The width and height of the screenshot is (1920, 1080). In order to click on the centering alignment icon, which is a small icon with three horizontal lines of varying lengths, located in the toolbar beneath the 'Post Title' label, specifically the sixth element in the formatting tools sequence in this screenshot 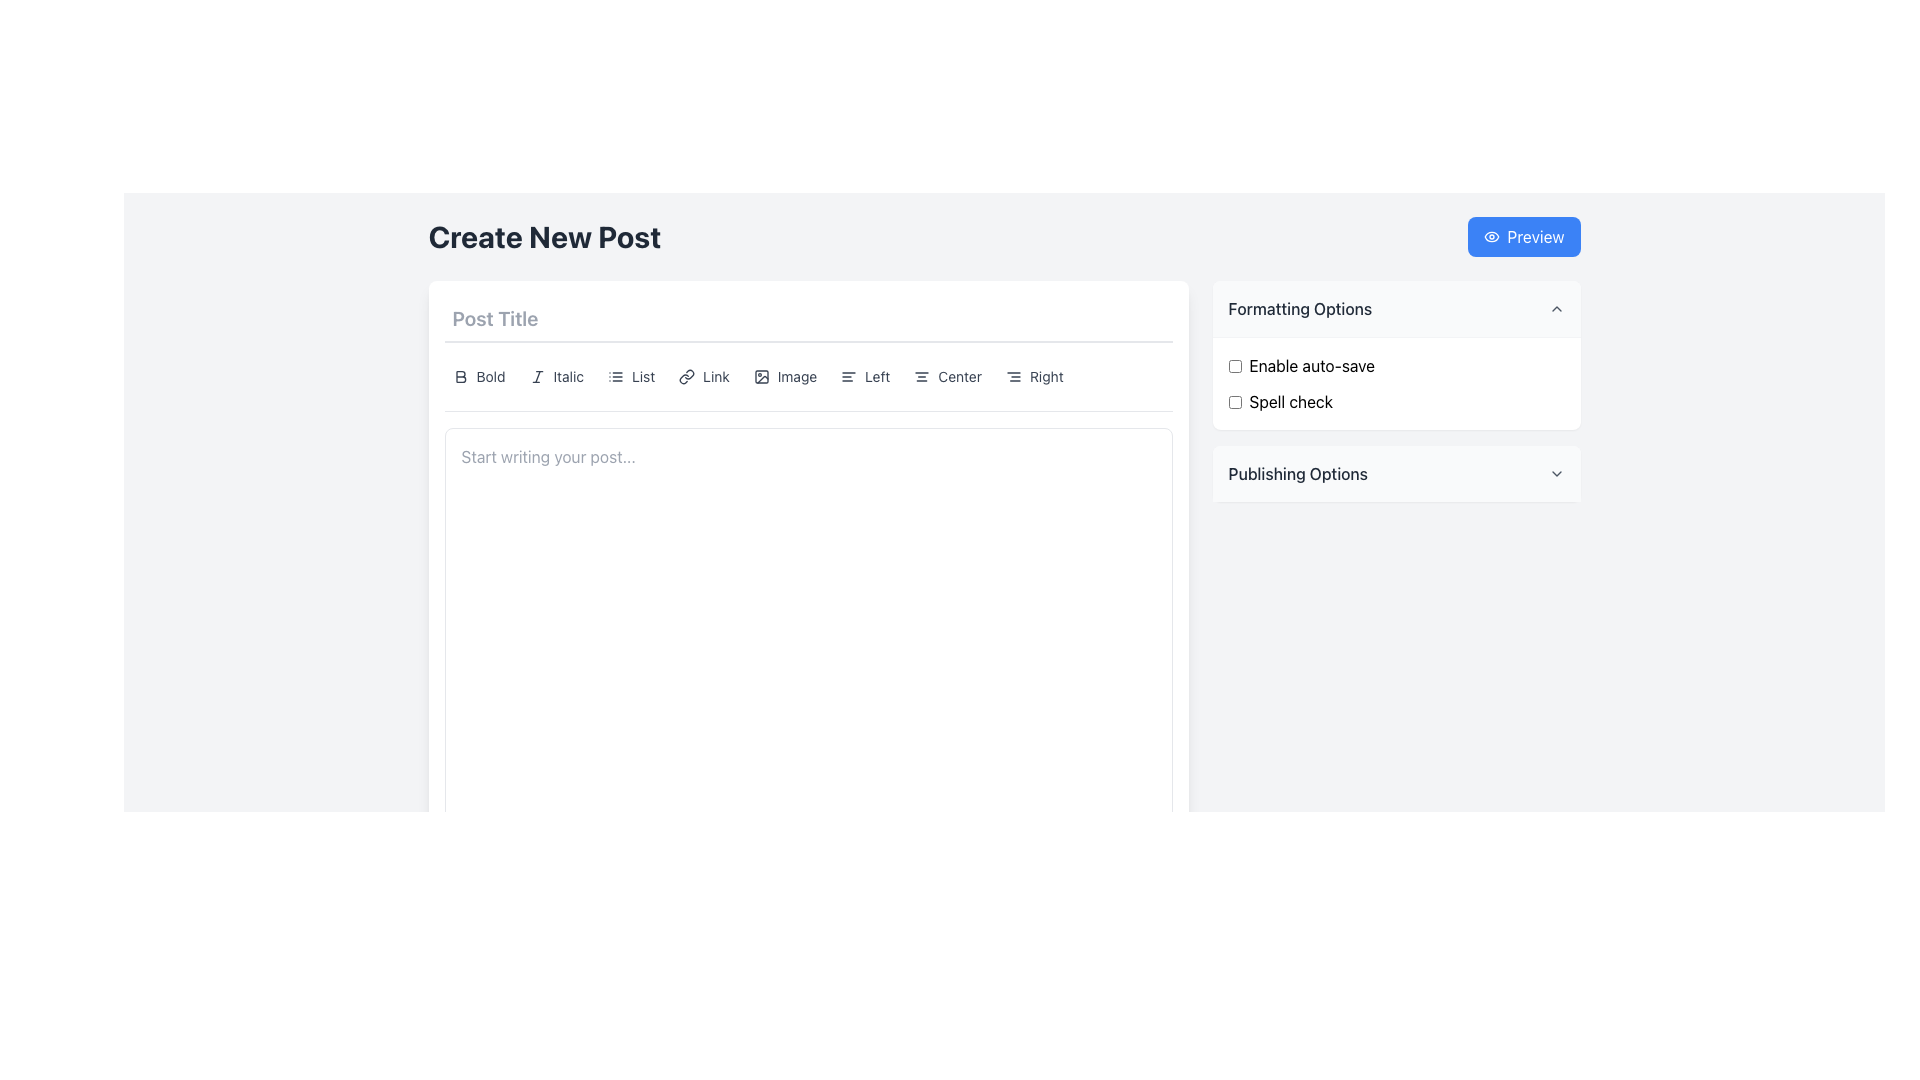, I will do `click(920, 377)`.